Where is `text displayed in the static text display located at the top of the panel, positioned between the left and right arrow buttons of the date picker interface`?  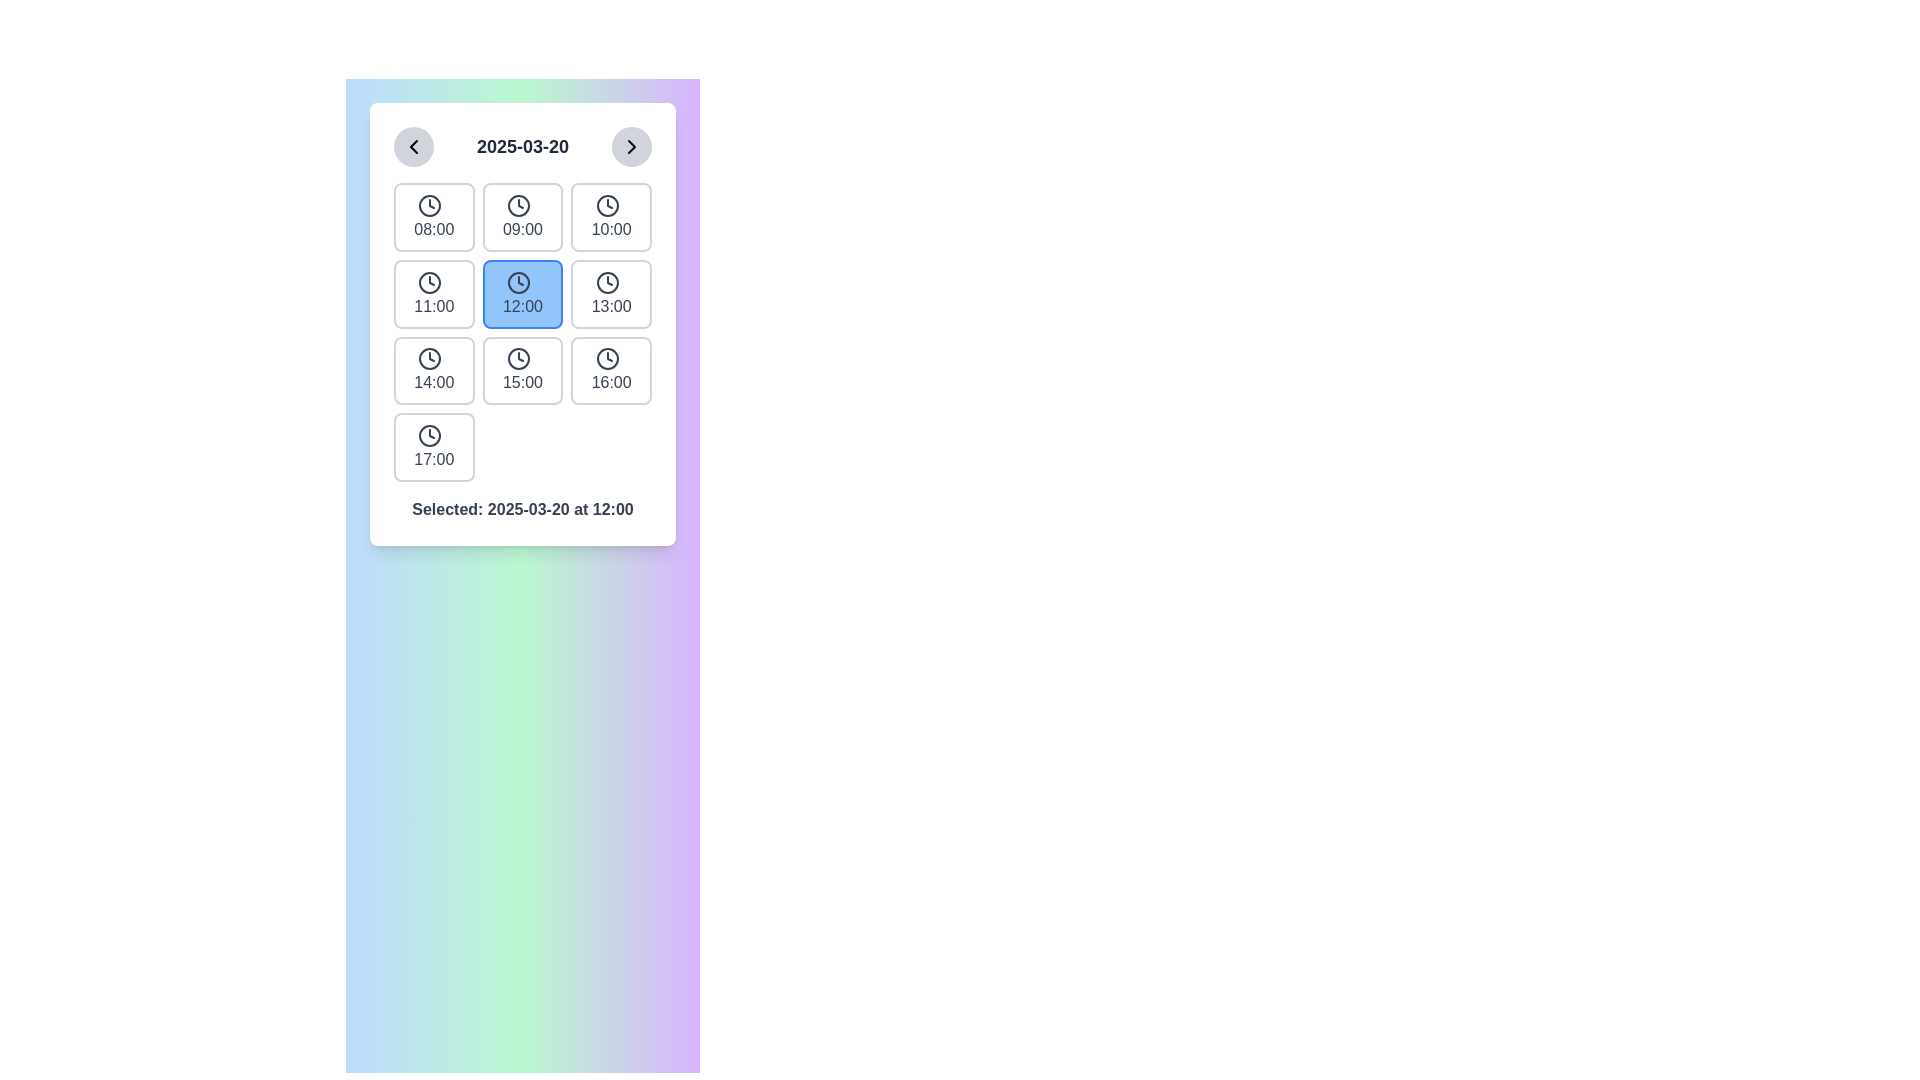 text displayed in the static text display located at the top of the panel, positioned between the left and right arrow buttons of the date picker interface is located at coordinates (523, 145).